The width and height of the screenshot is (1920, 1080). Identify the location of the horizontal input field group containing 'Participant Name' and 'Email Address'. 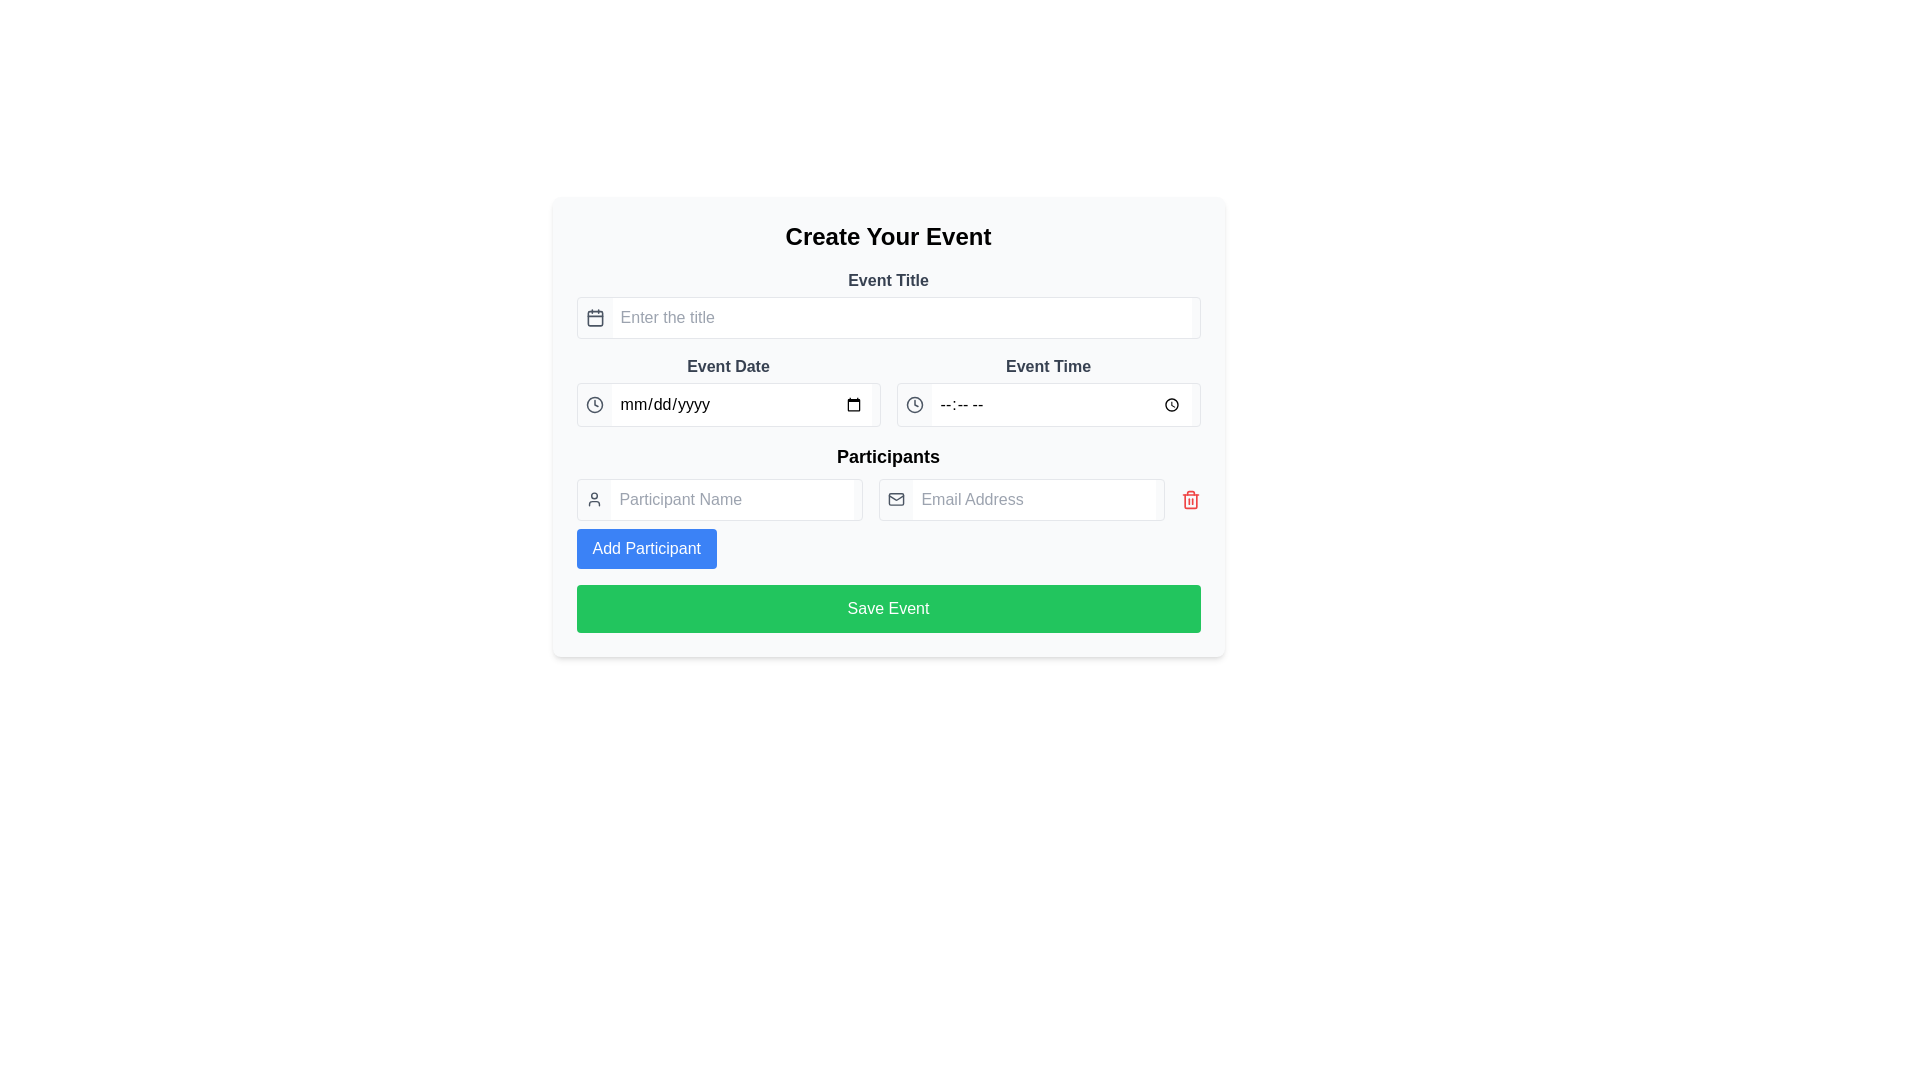
(887, 499).